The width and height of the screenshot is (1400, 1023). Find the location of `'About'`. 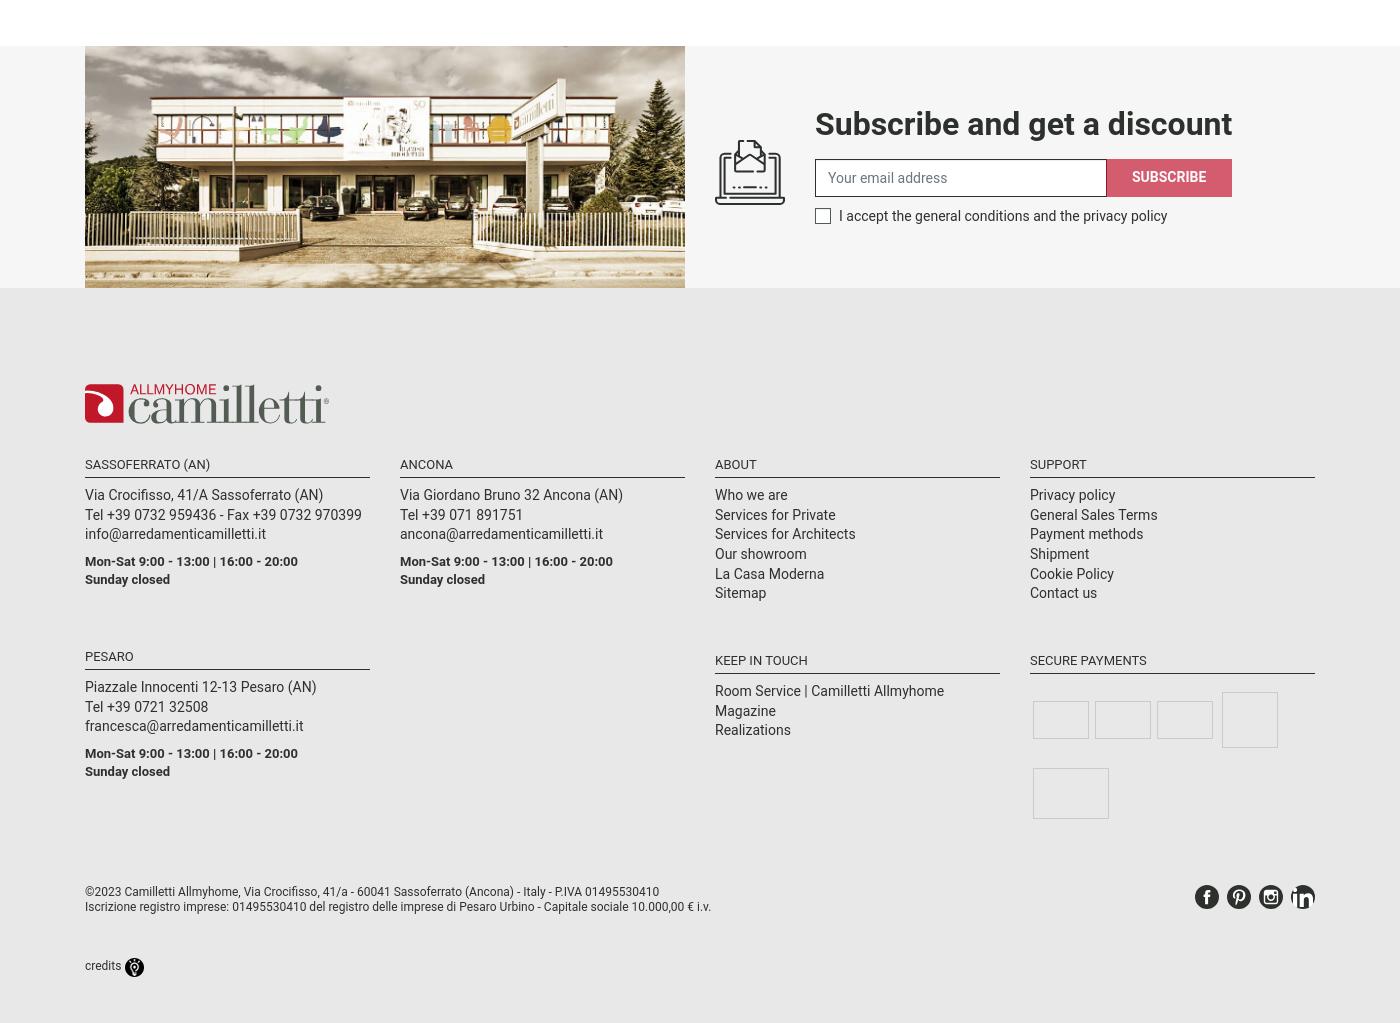

'About' is located at coordinates (735, 462).